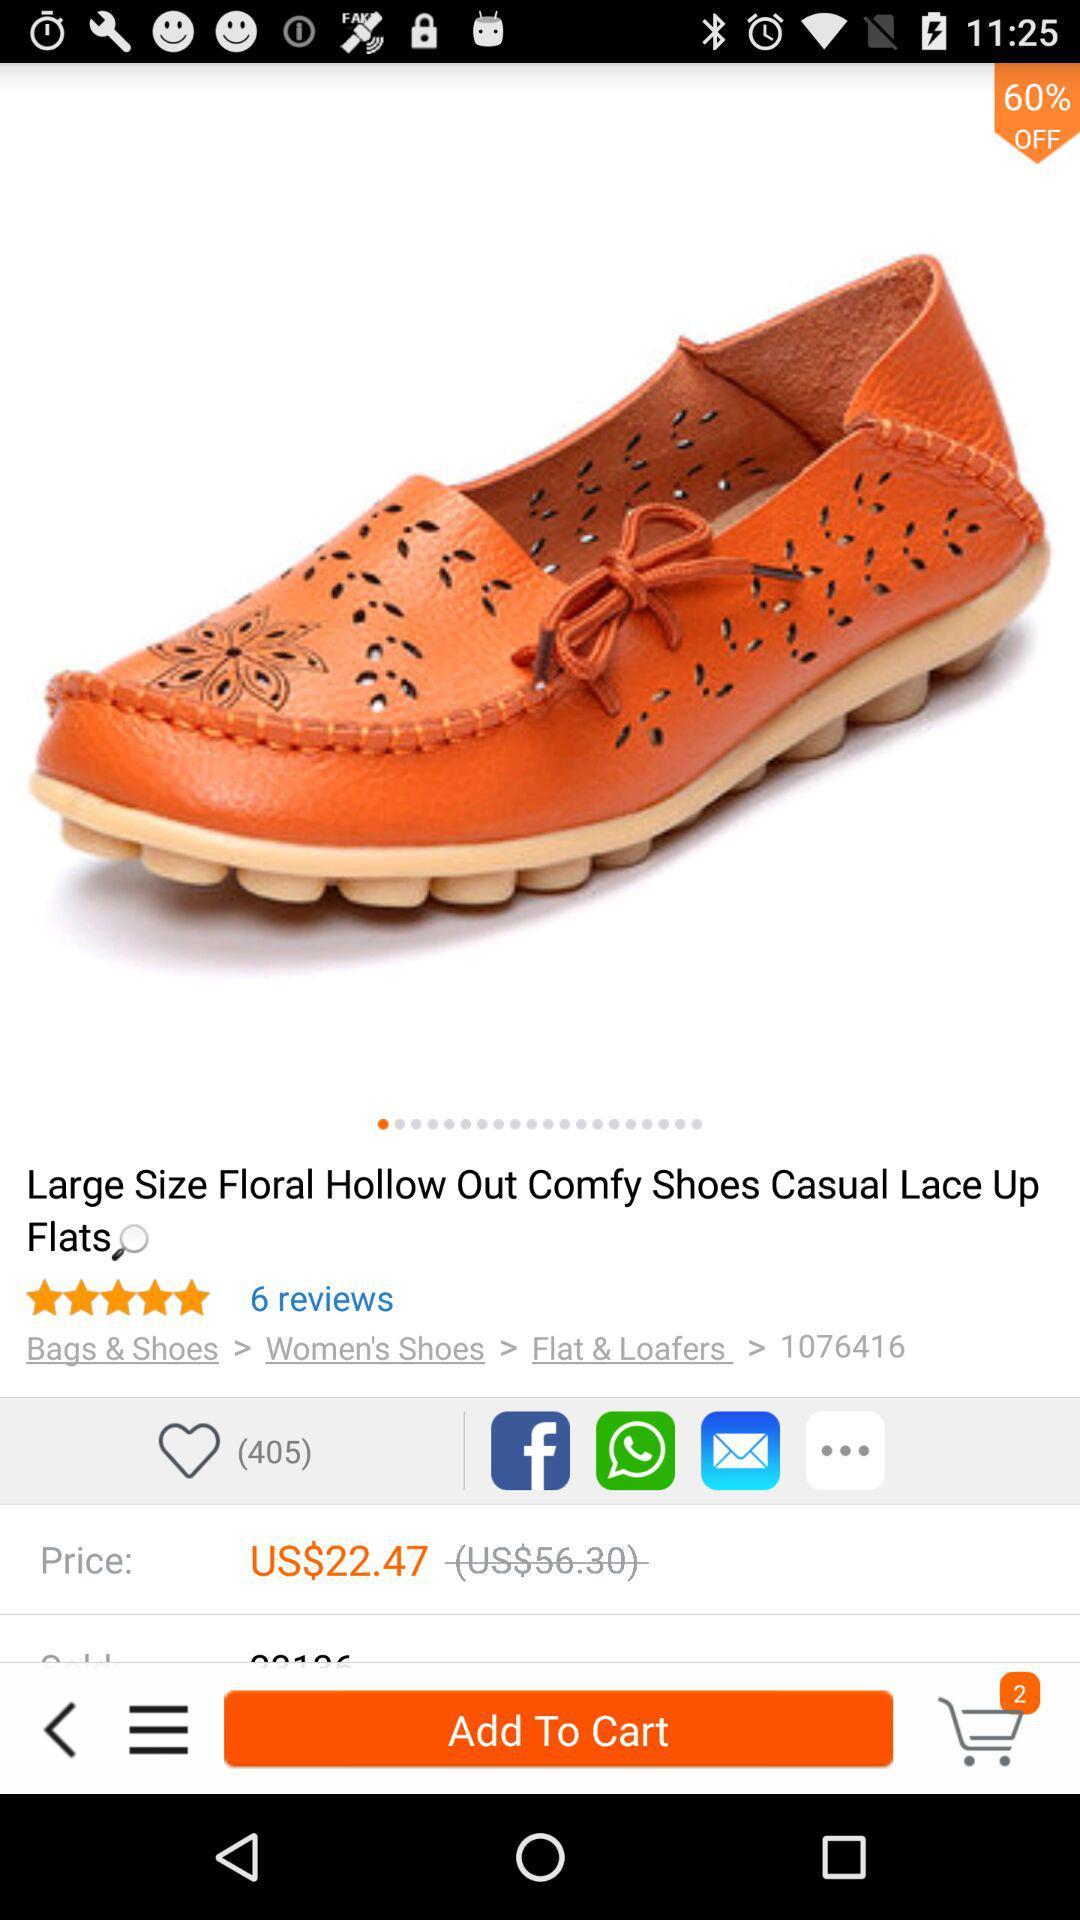  What do you see at coordinates (845, 1450) in the screenshot?
I see `other sharing options` at bounding box center [845, 1450].